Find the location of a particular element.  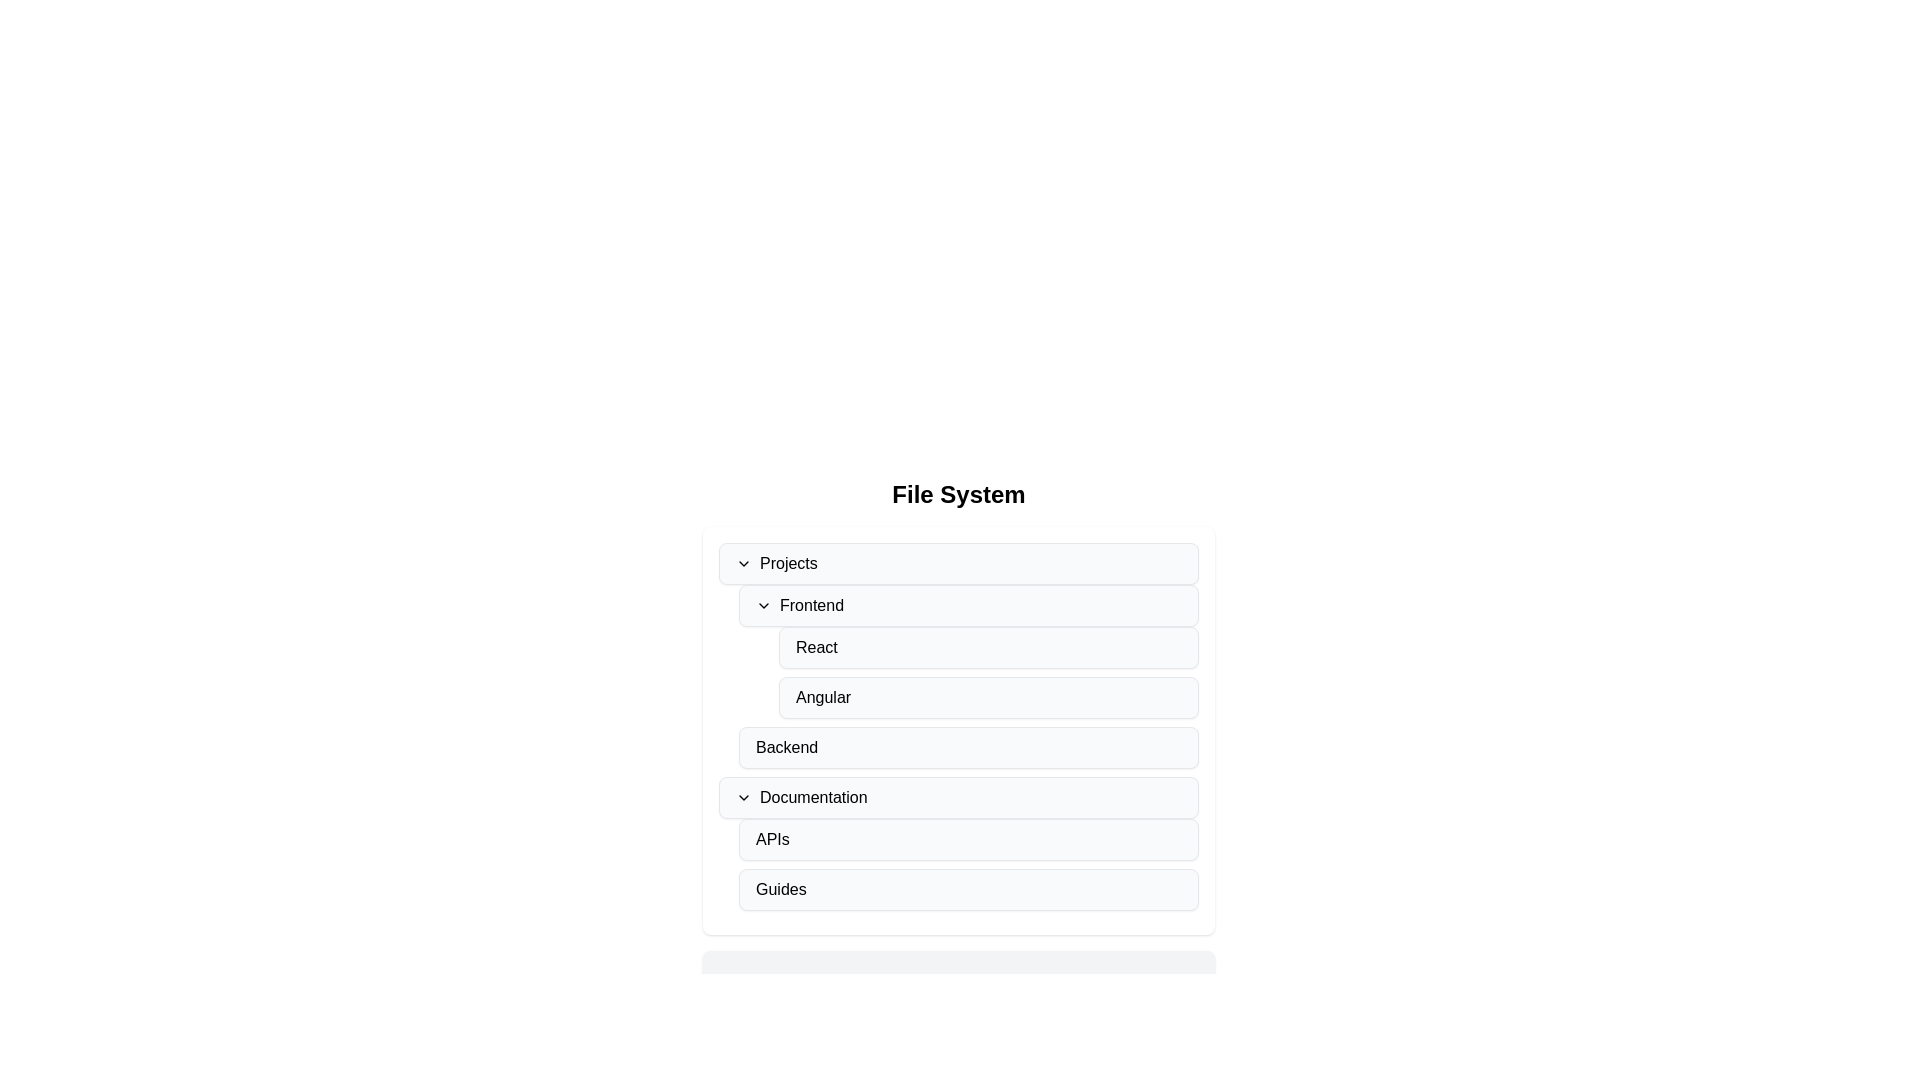

the 'Frontend' text label, which is a sub-item under the 'Projects' category in a hierarchical tree structure is located at coordinates (811, 604).